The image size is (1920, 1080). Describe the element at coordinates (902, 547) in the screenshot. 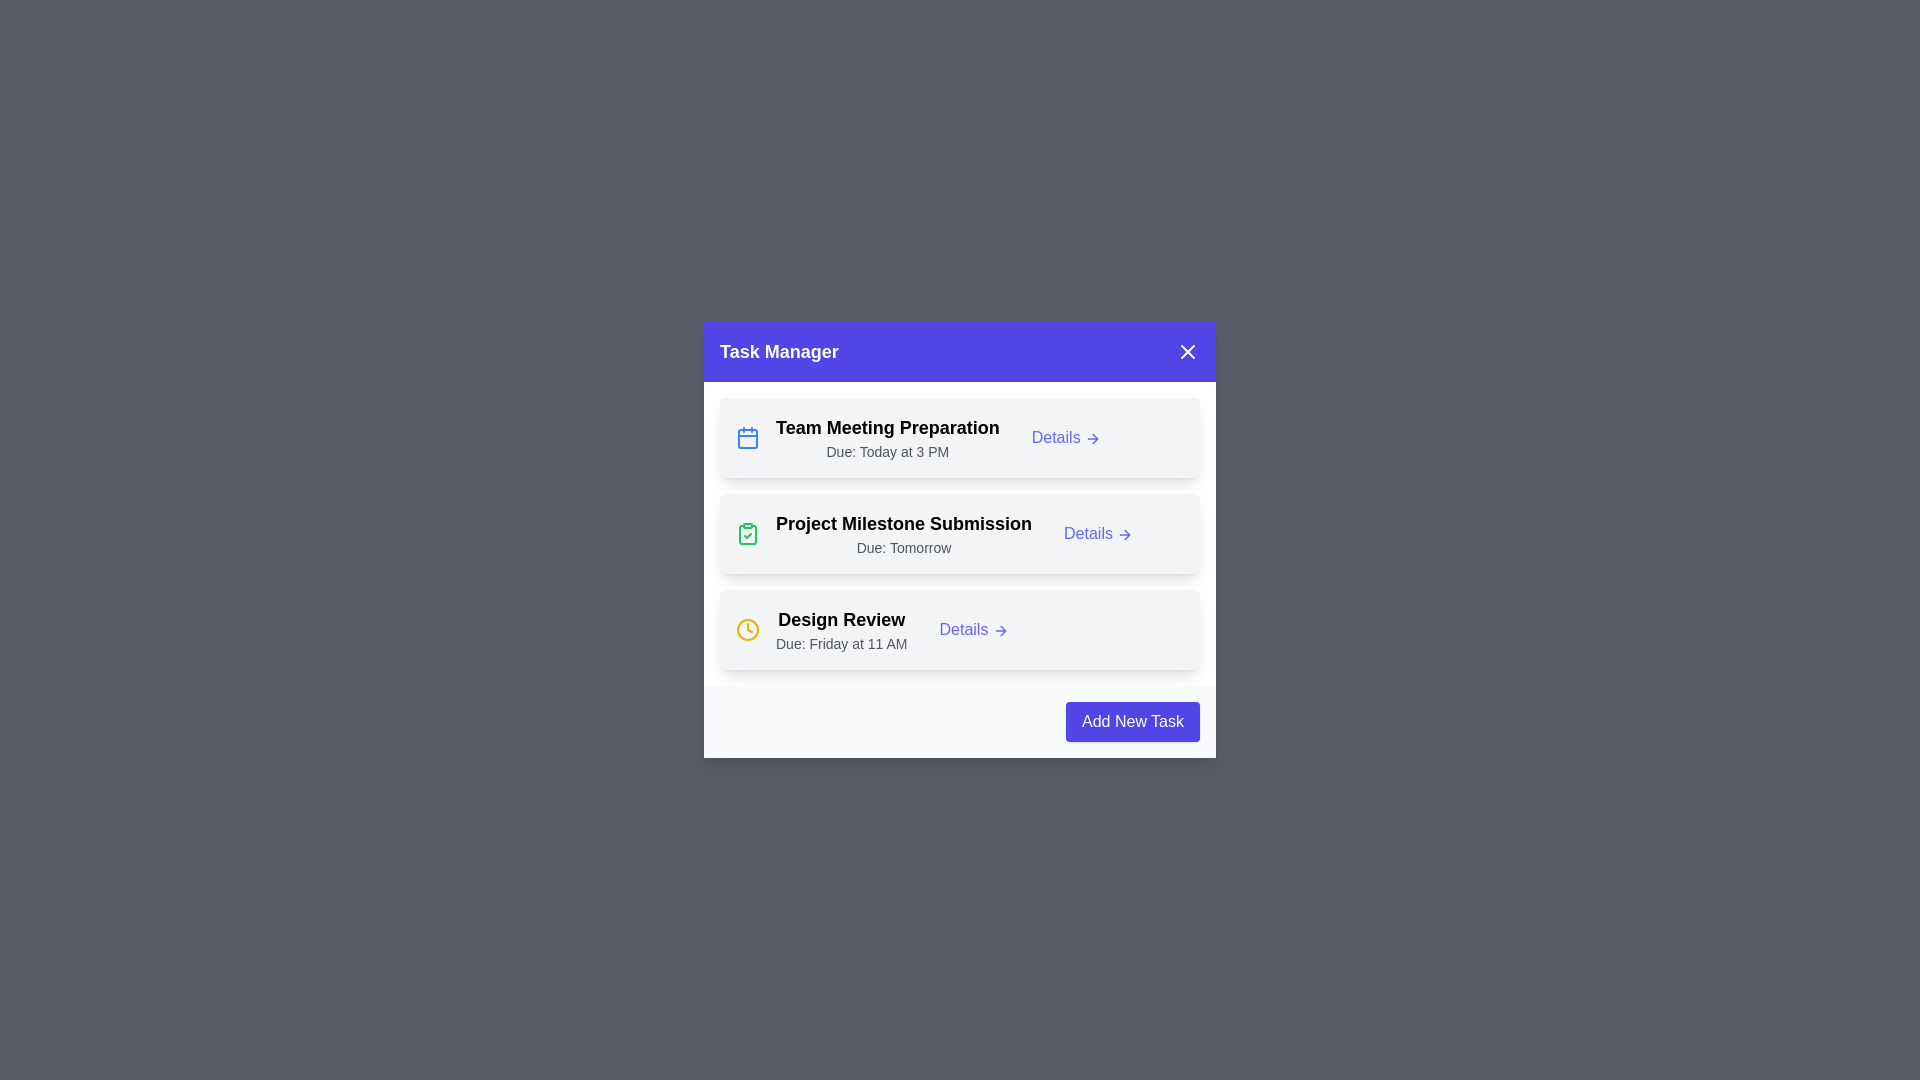

I see `text label that reads 'Due: Tomorrow', which is located below the title 'Project Milestone Submission' in the second card under 'Task Manager'` at that location.